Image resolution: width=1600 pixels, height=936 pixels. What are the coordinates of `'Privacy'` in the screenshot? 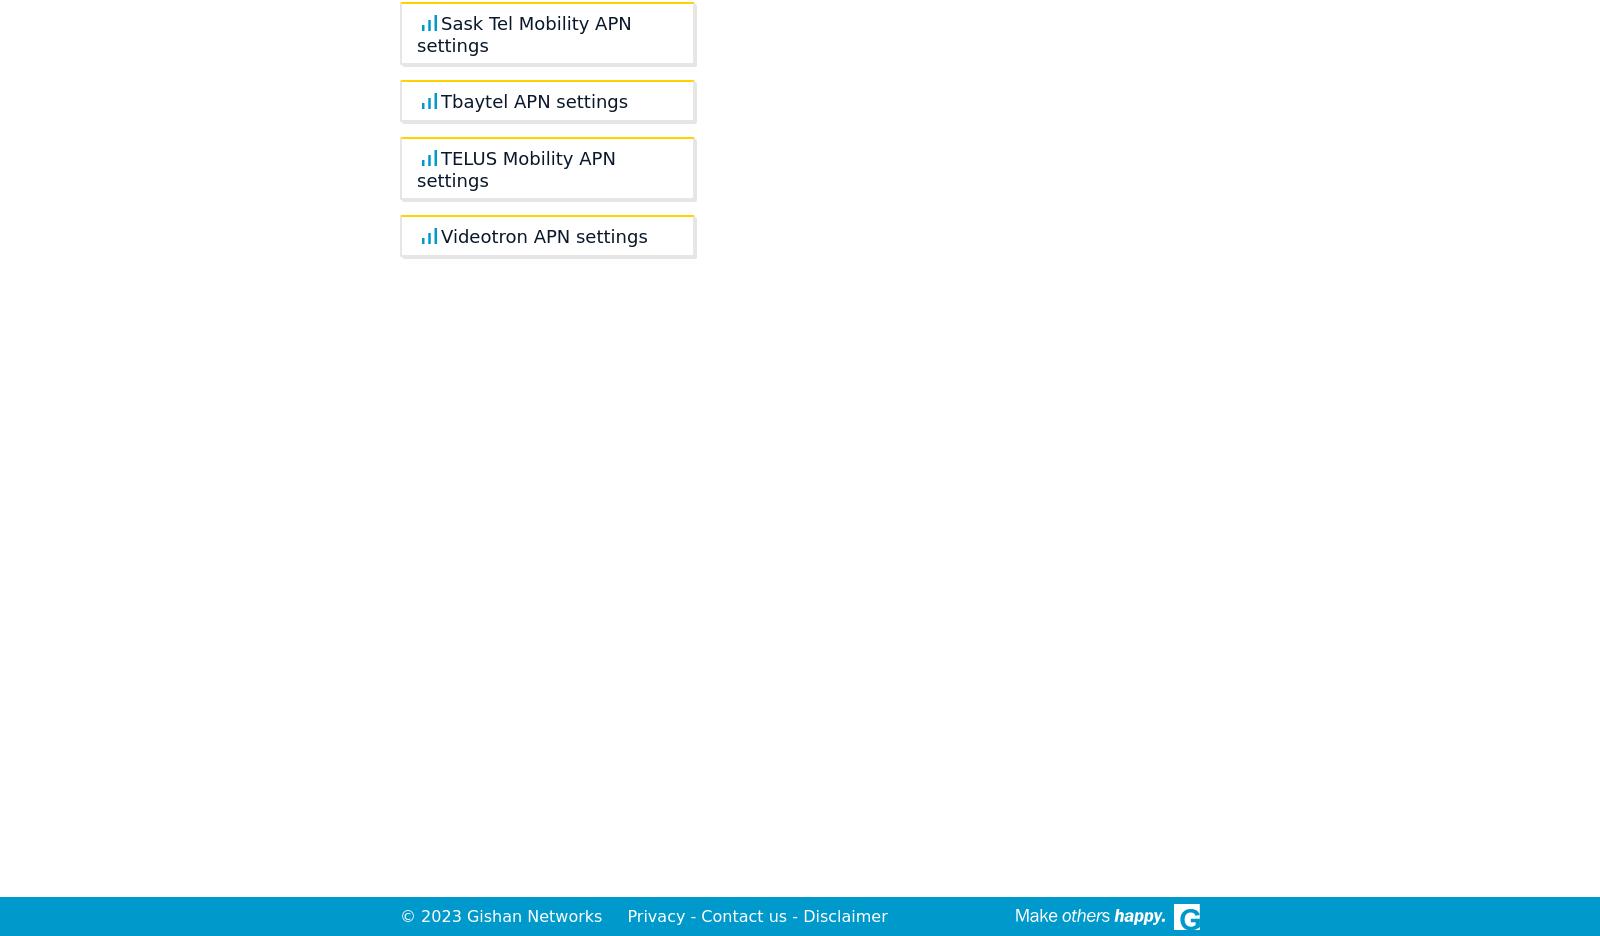 It's located at (656, 916).